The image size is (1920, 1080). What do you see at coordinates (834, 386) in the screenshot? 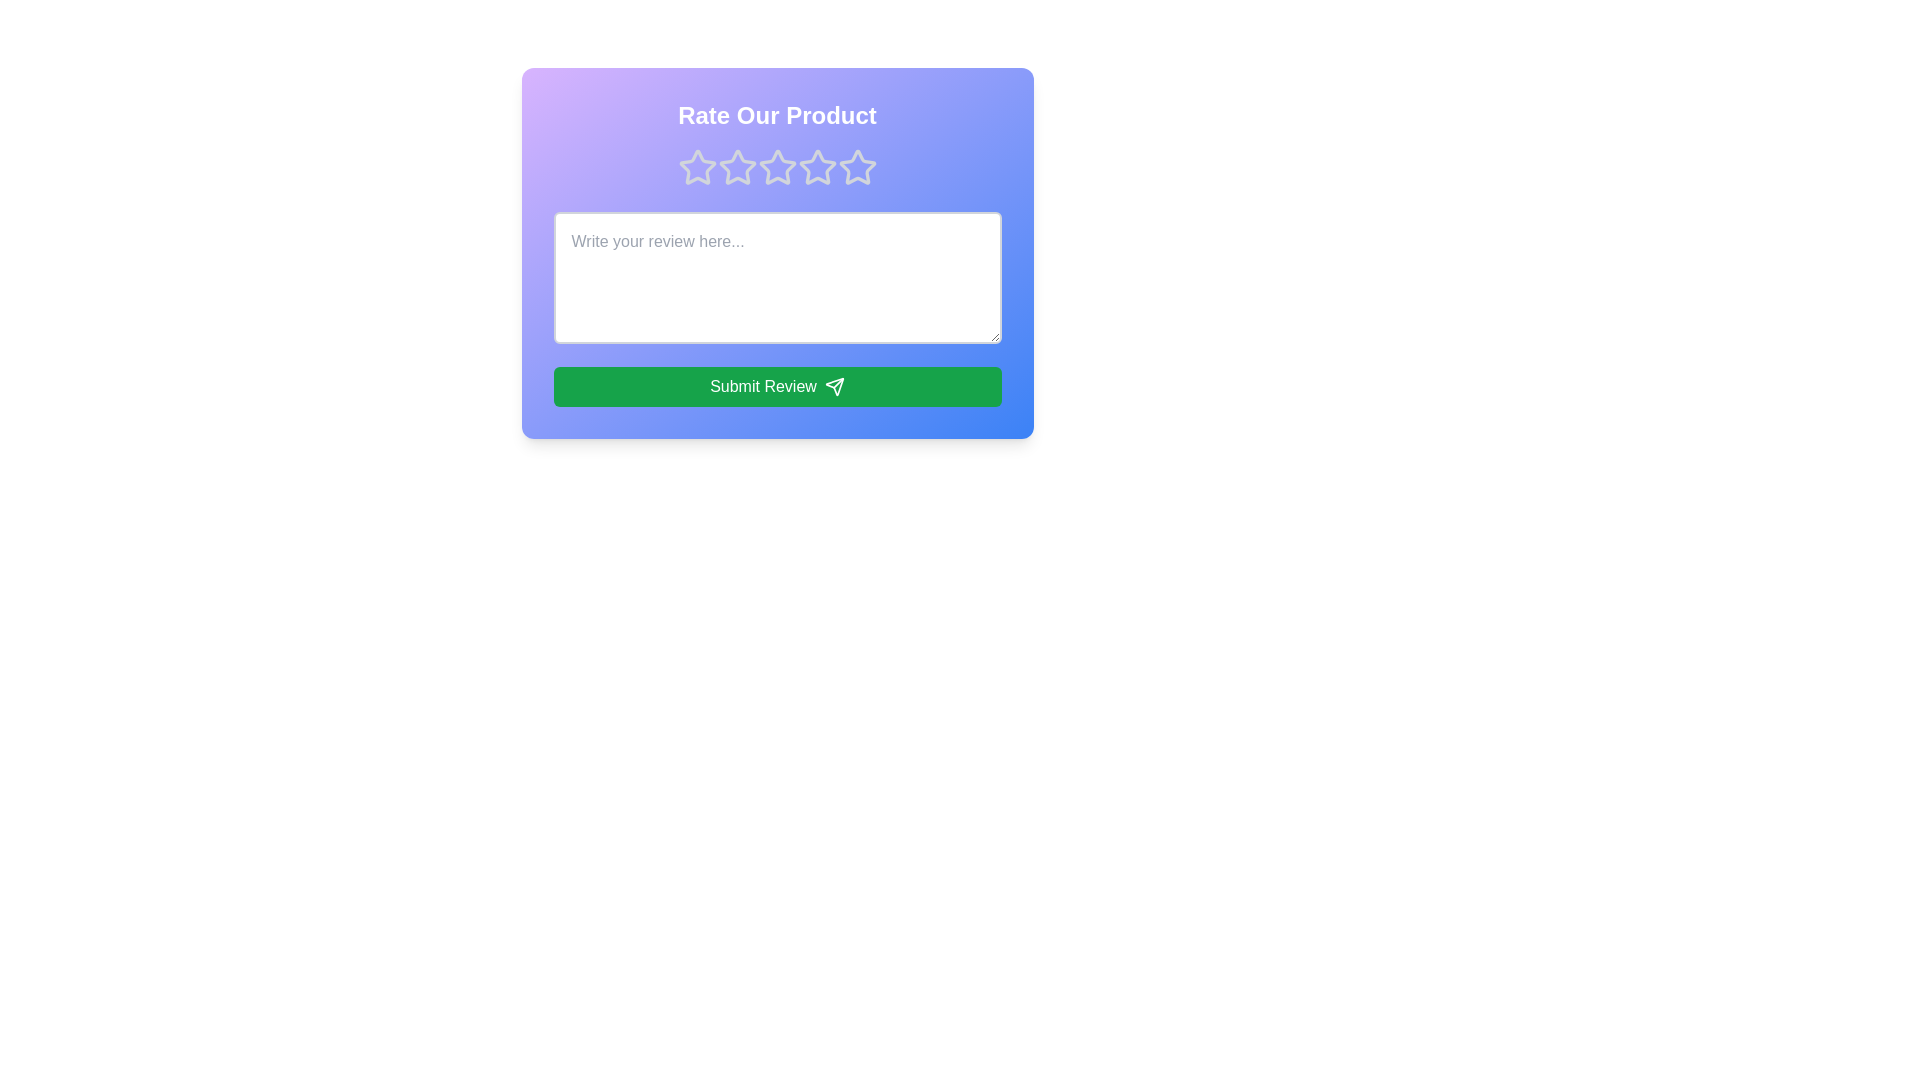
I see `the paper plane icon located within the green 'Submit Review' button at the bottom center of the form` at bounding box center [834, 386].